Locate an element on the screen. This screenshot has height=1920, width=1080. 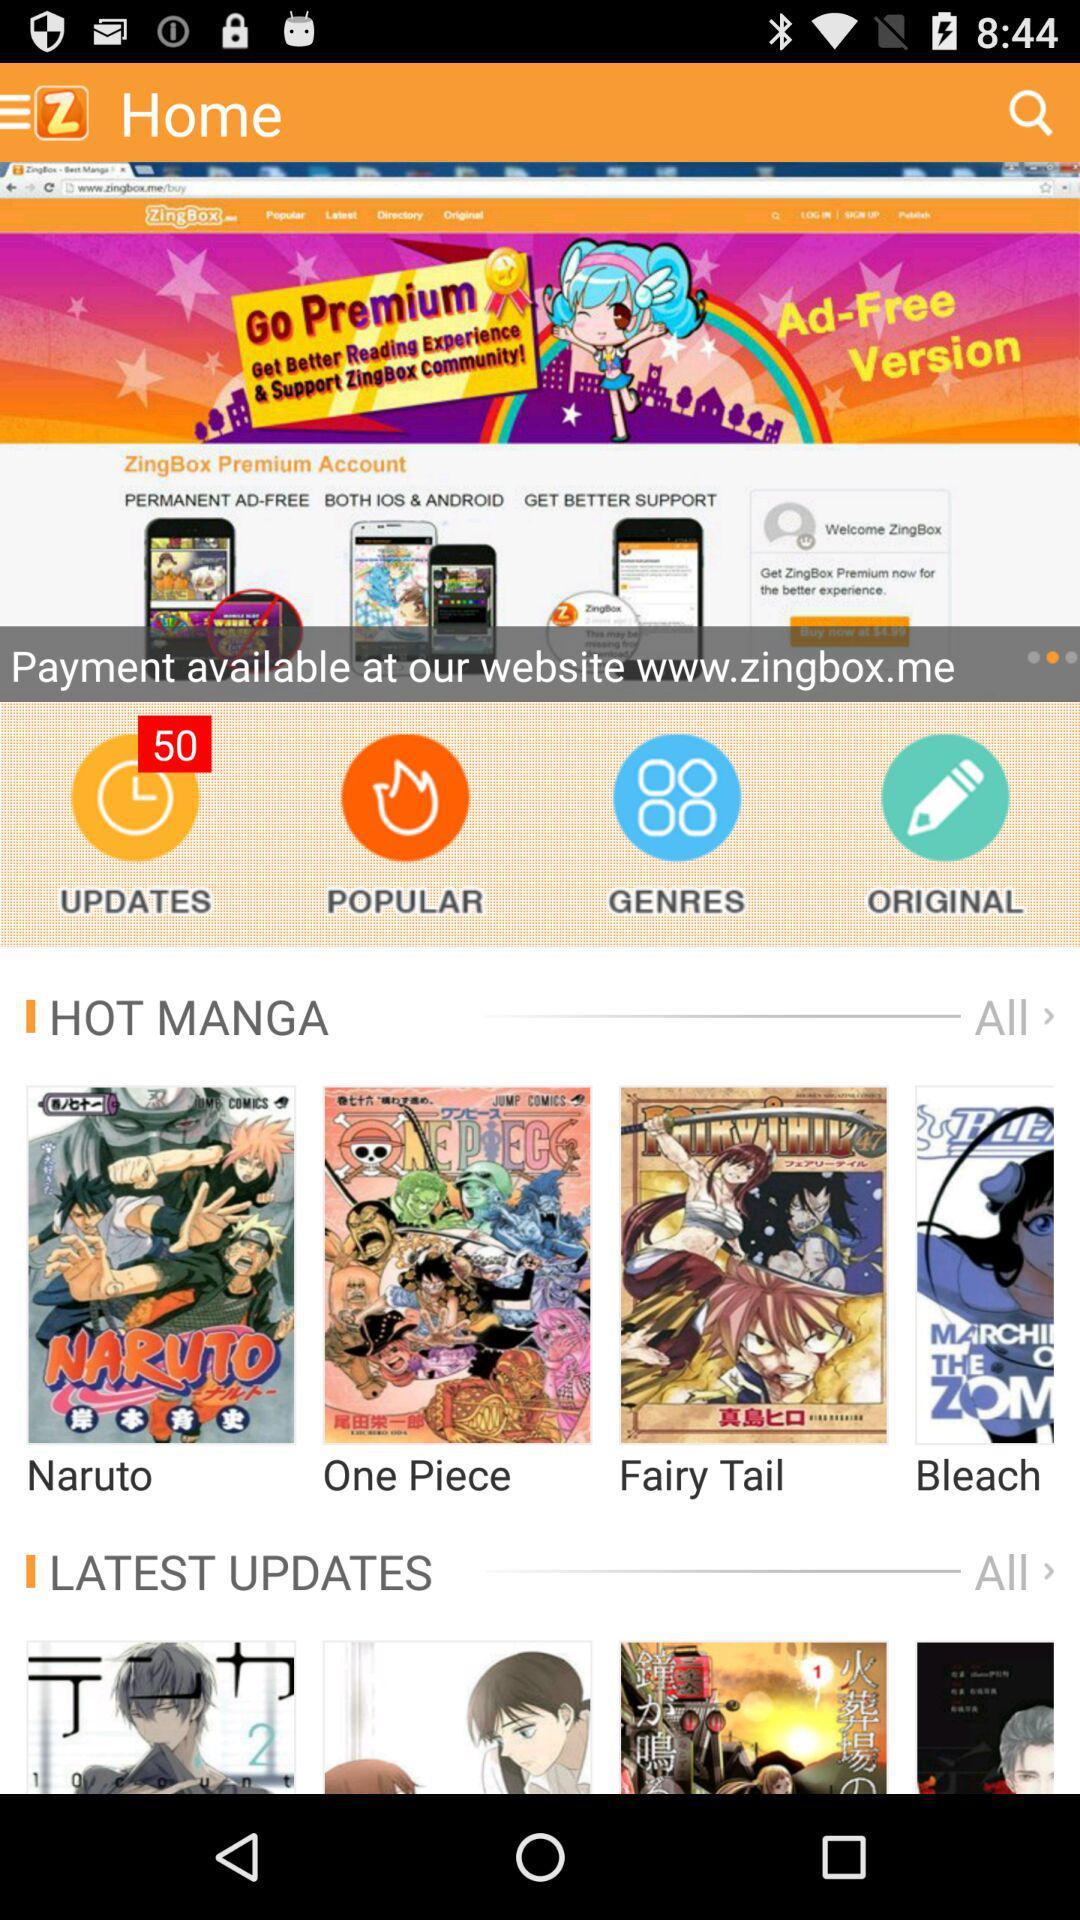
app is located at coordinates (540, 431).